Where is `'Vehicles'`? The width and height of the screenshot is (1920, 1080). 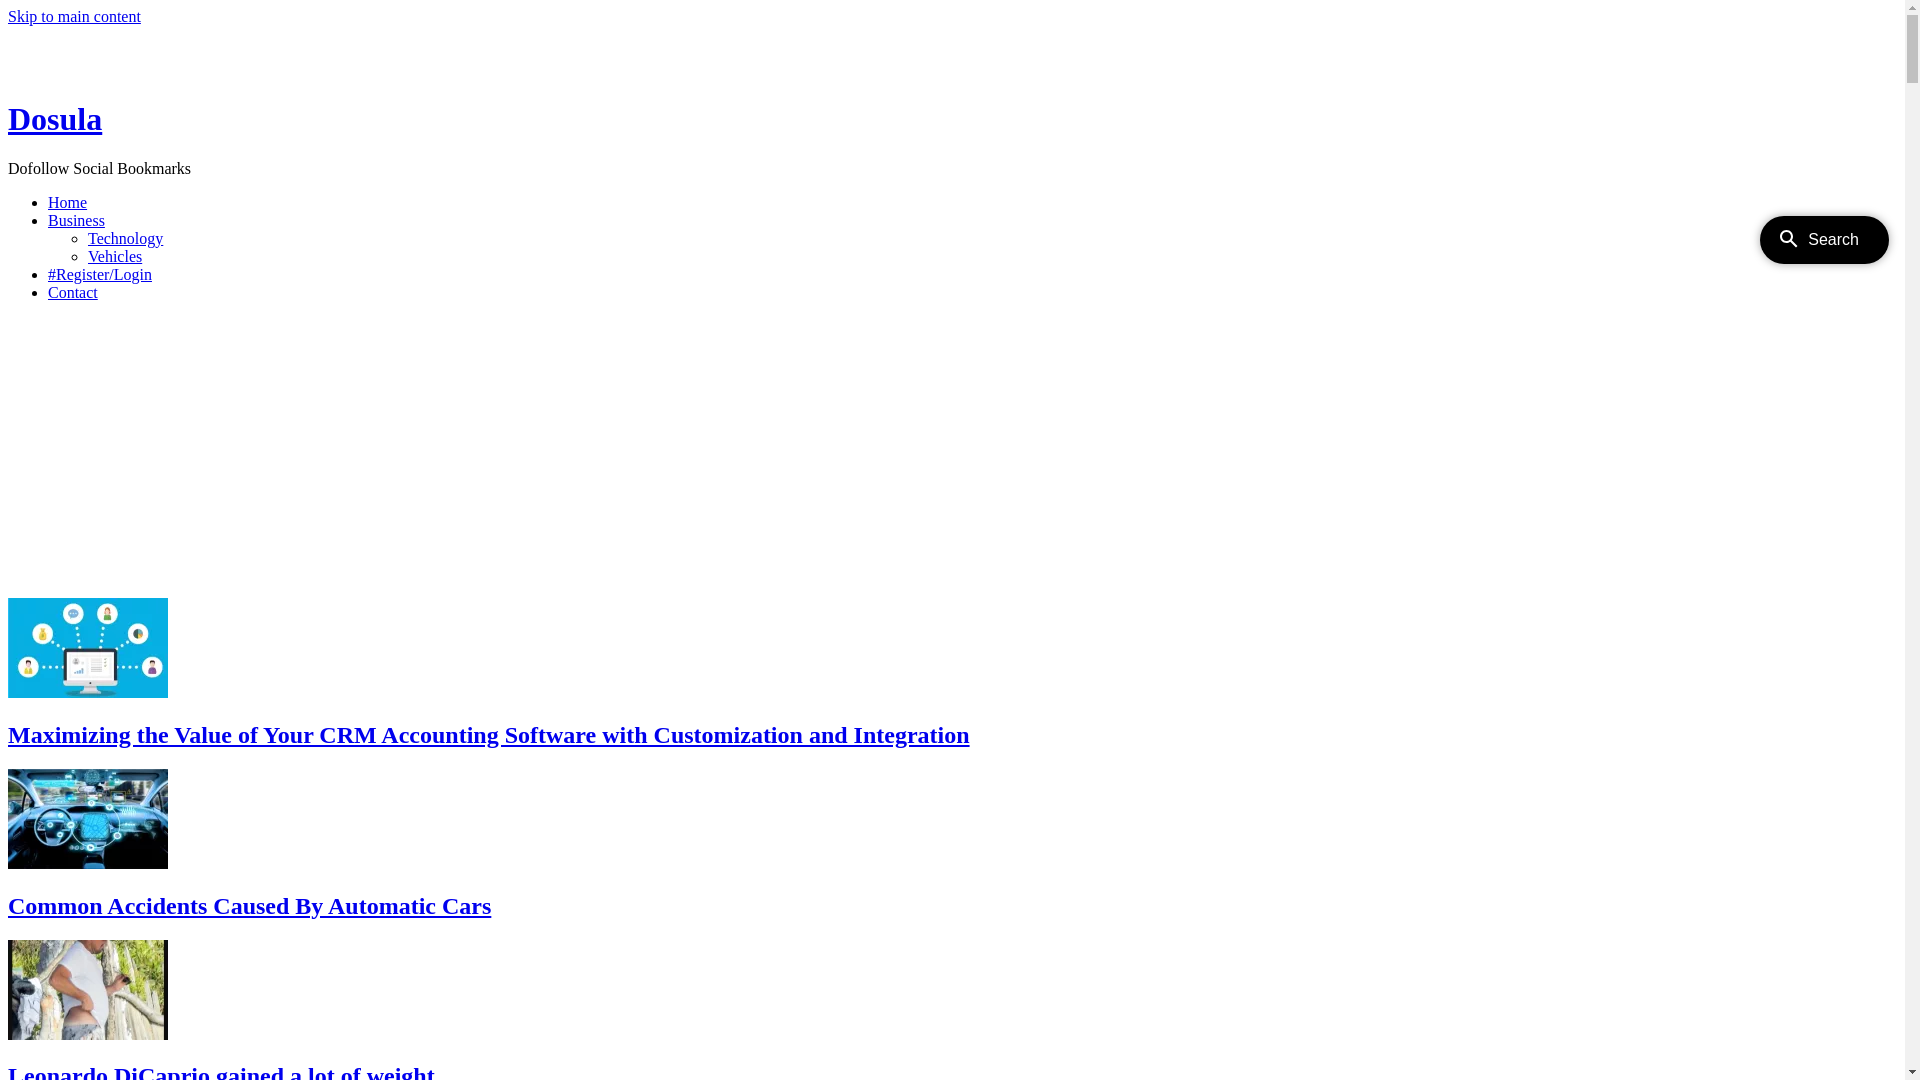 'Vehicles' is located at coordinates (86, 255).